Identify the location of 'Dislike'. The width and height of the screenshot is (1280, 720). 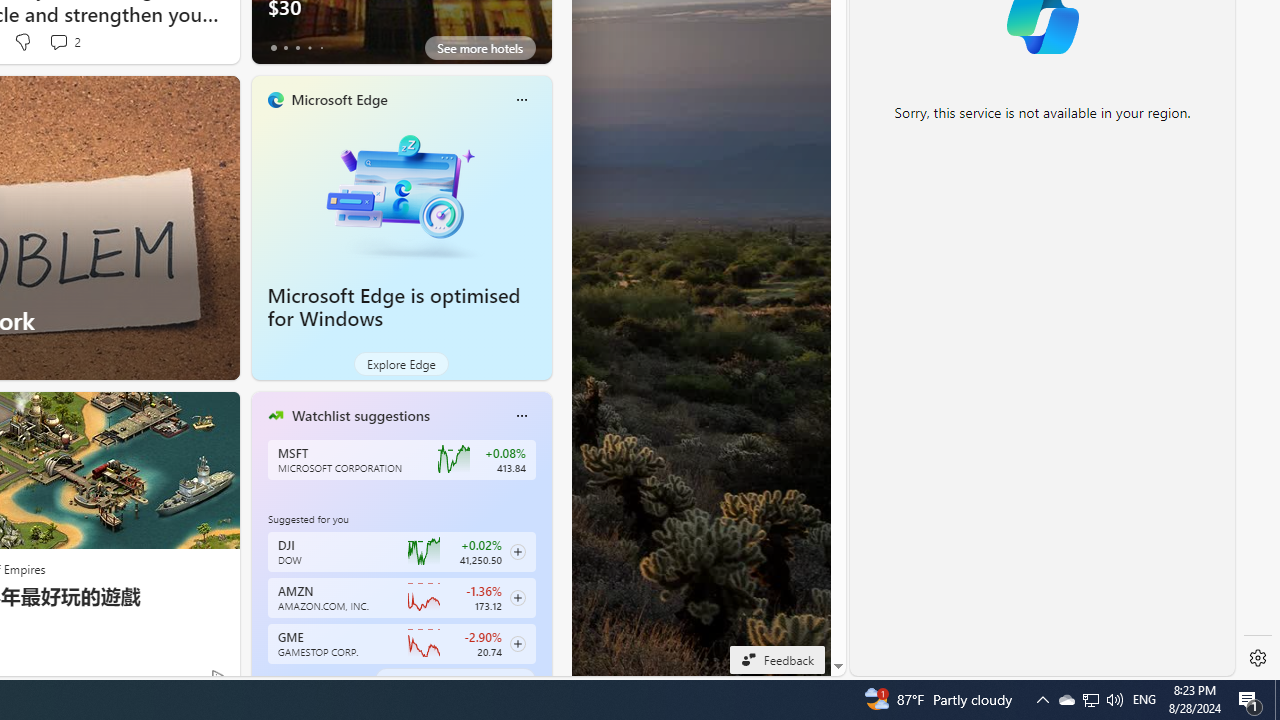
(22, 42).